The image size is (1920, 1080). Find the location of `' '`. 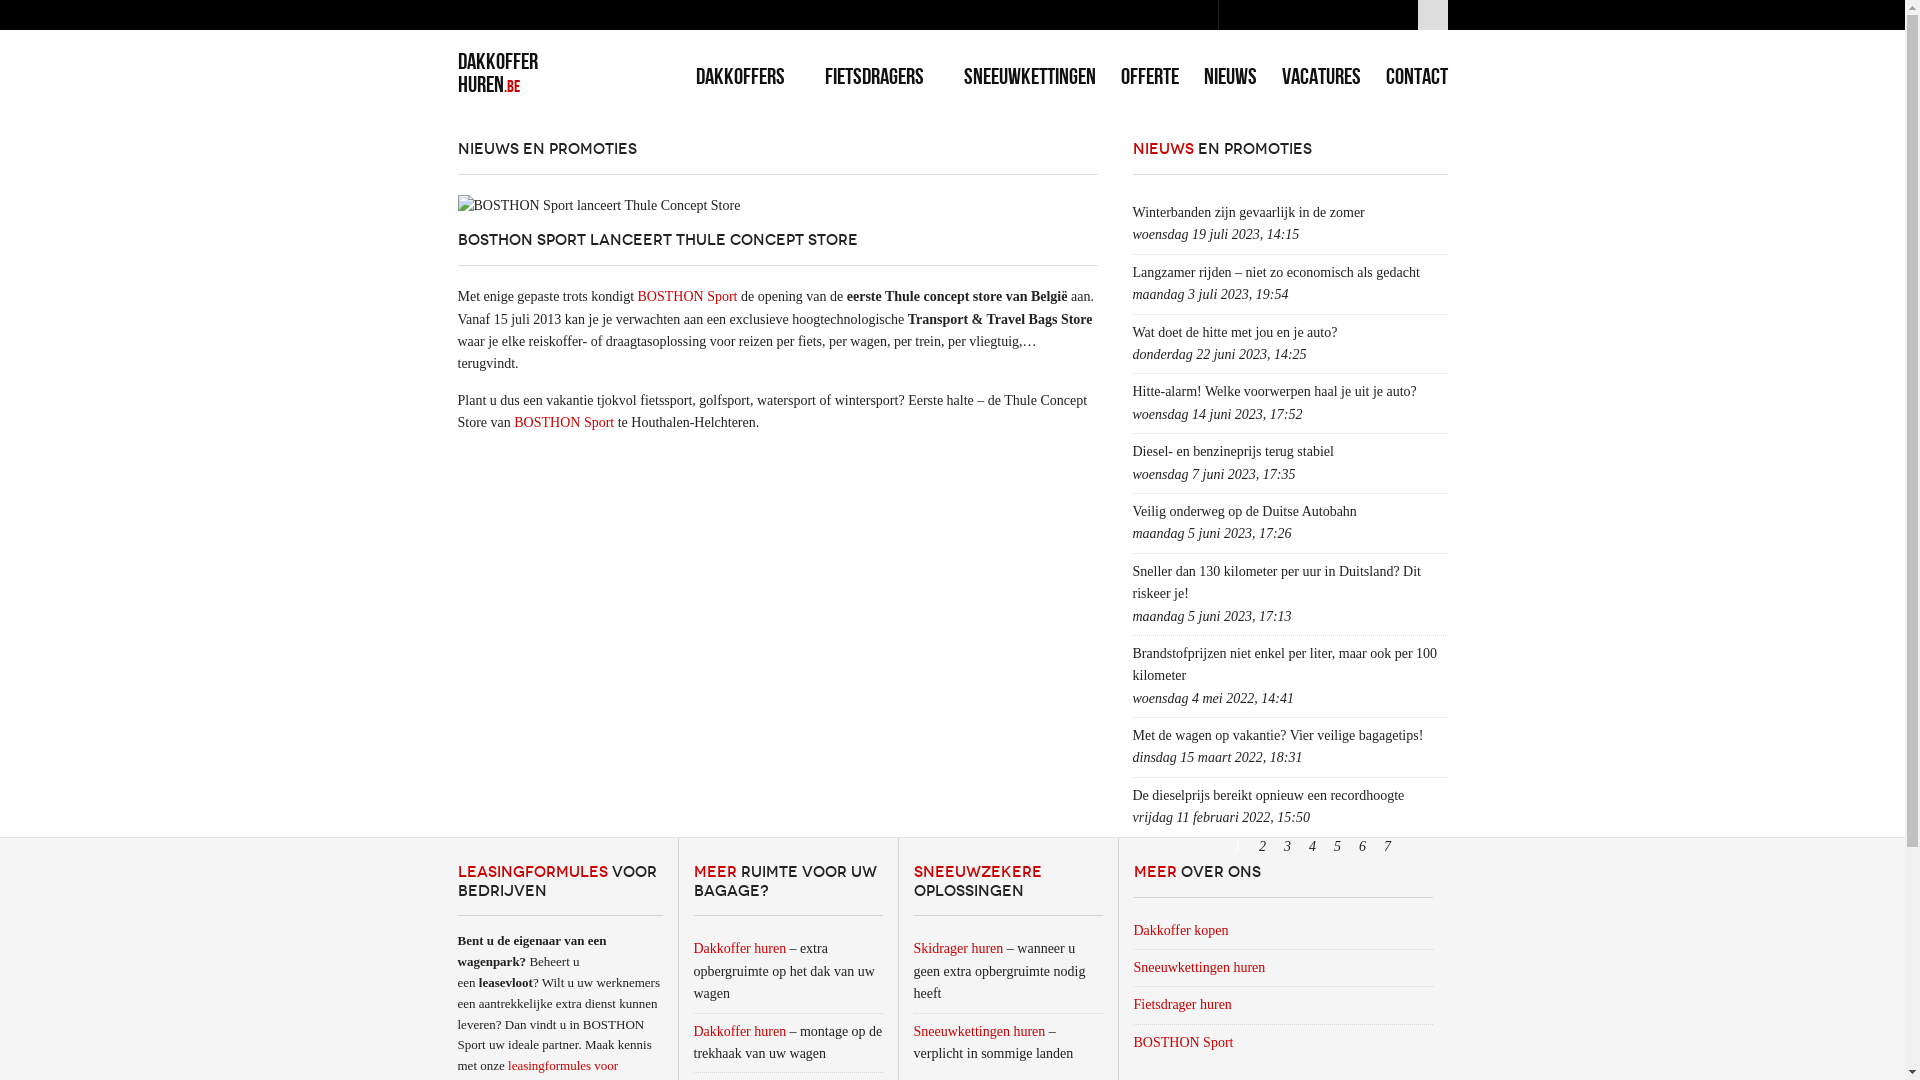

' ' is located at coordinates (1400, 847).